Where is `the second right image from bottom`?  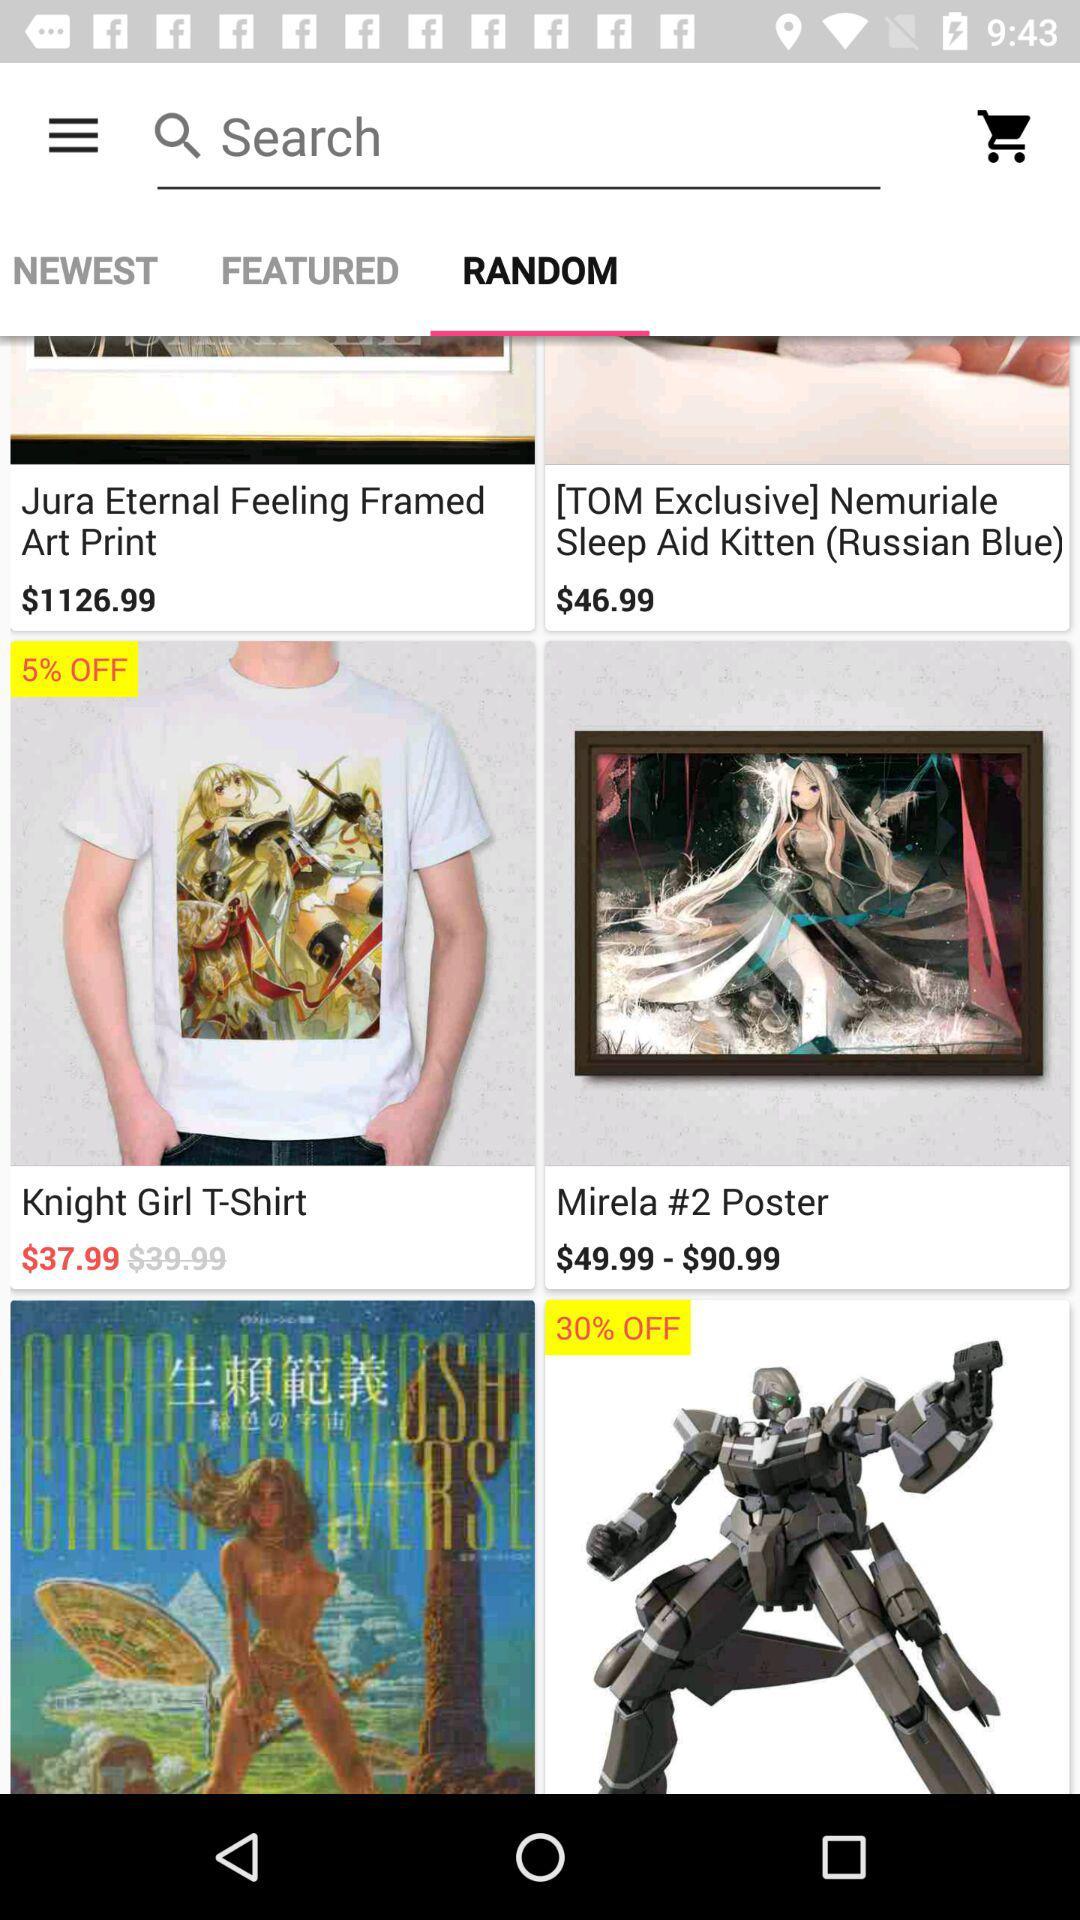
the second right image from bottom is located at coordinates (806, 964).